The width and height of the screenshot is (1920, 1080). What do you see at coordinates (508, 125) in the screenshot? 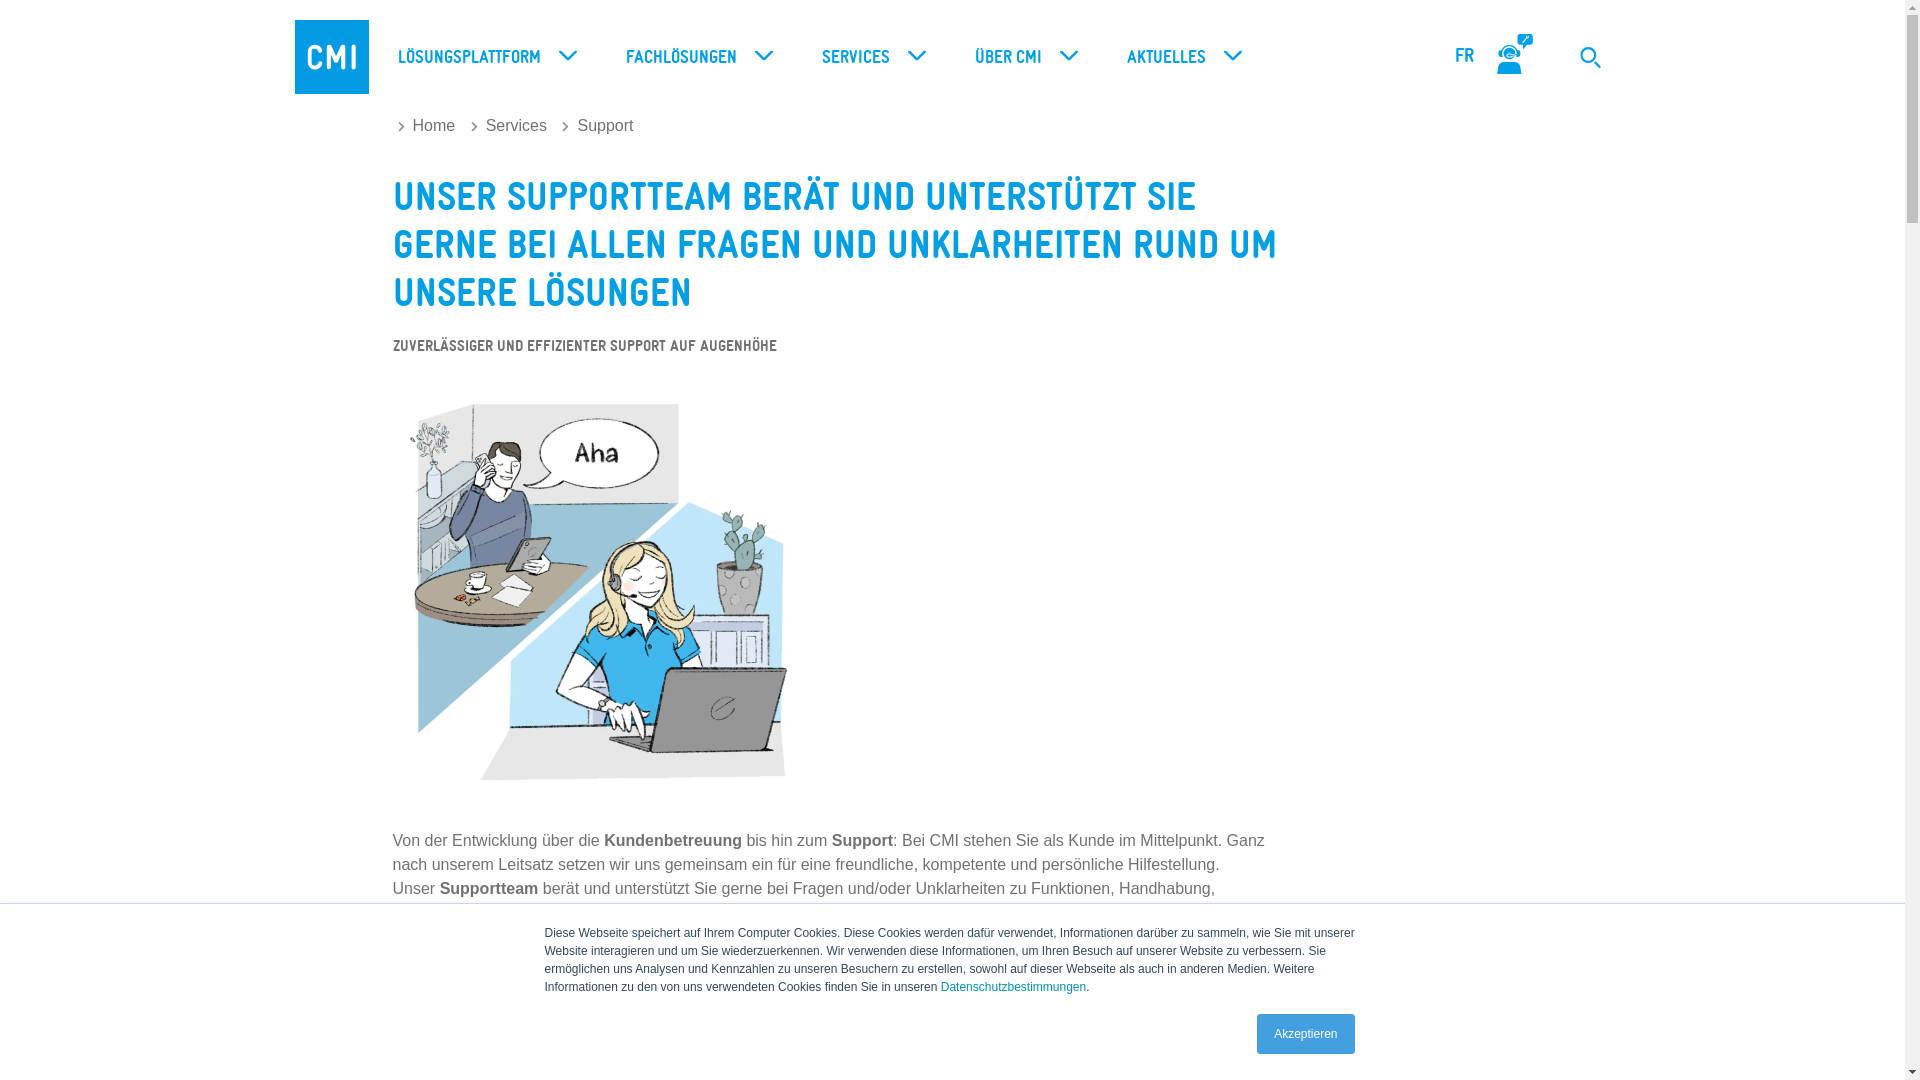
I see `'Services'` at bounding box center [508, 125].